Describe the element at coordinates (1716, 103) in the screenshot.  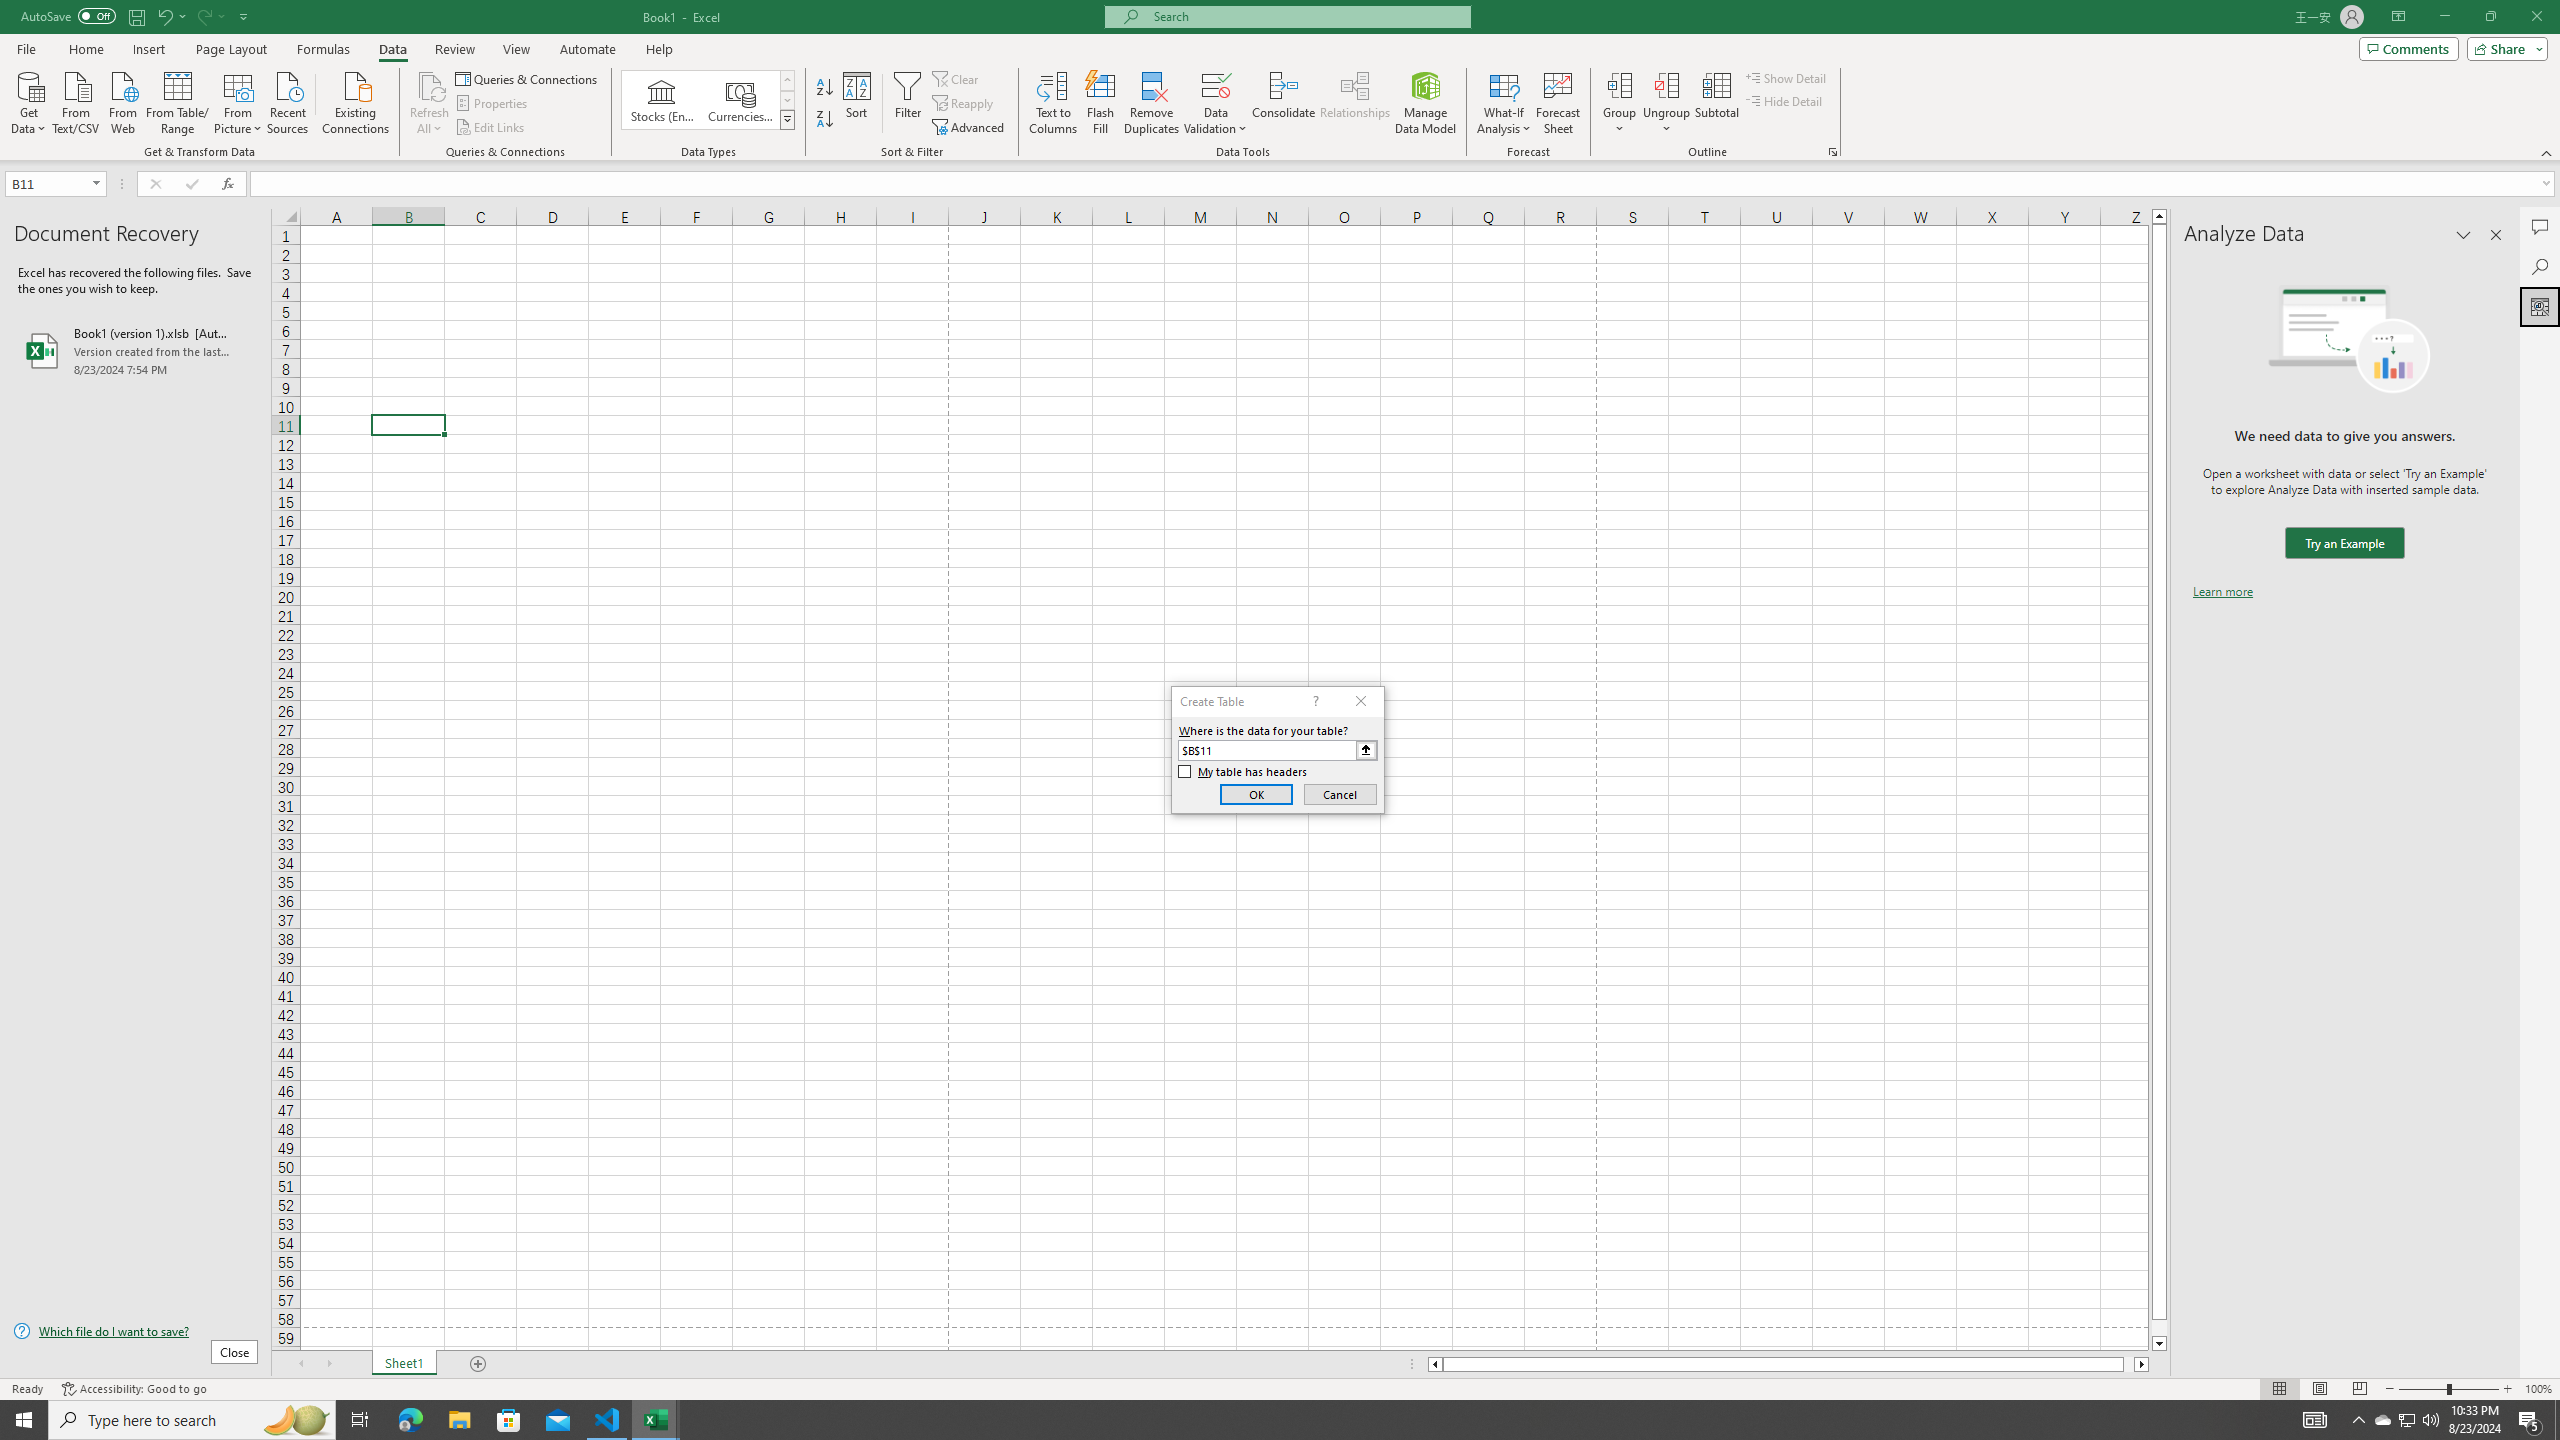
I see `'Subtotal'` at that location.